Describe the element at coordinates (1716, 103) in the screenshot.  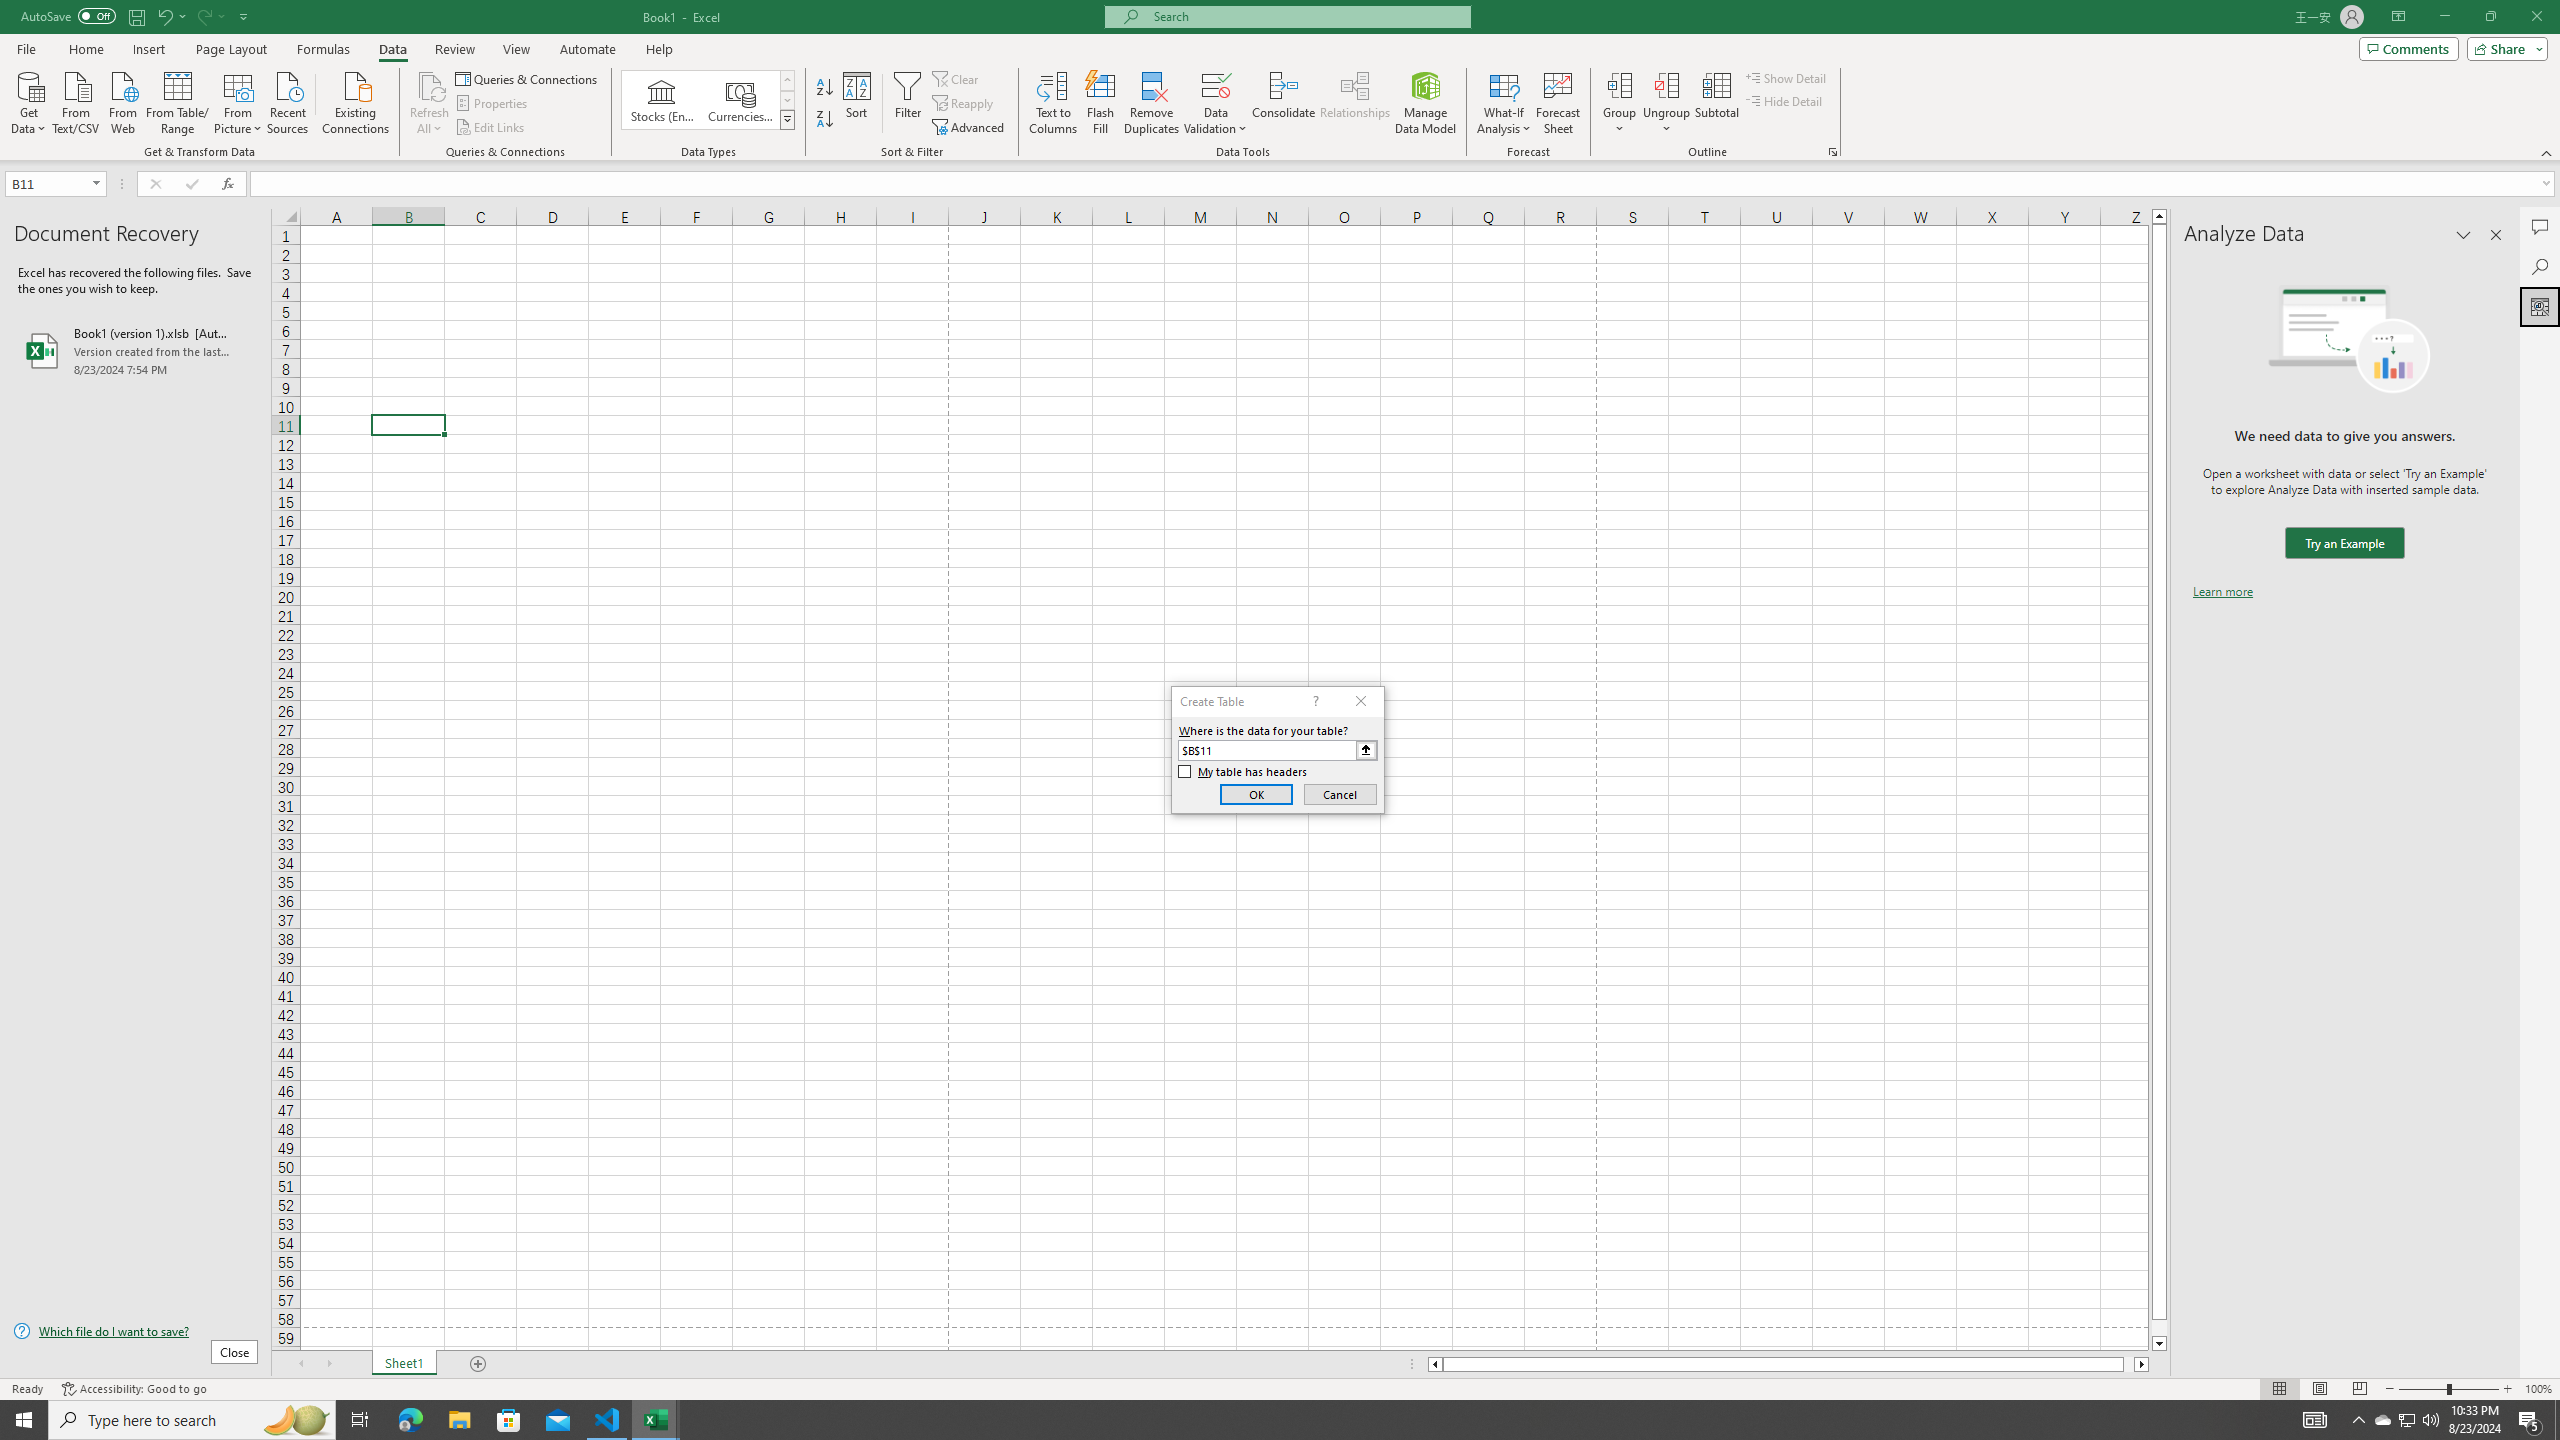
I see `'Subtotal'` at that location.